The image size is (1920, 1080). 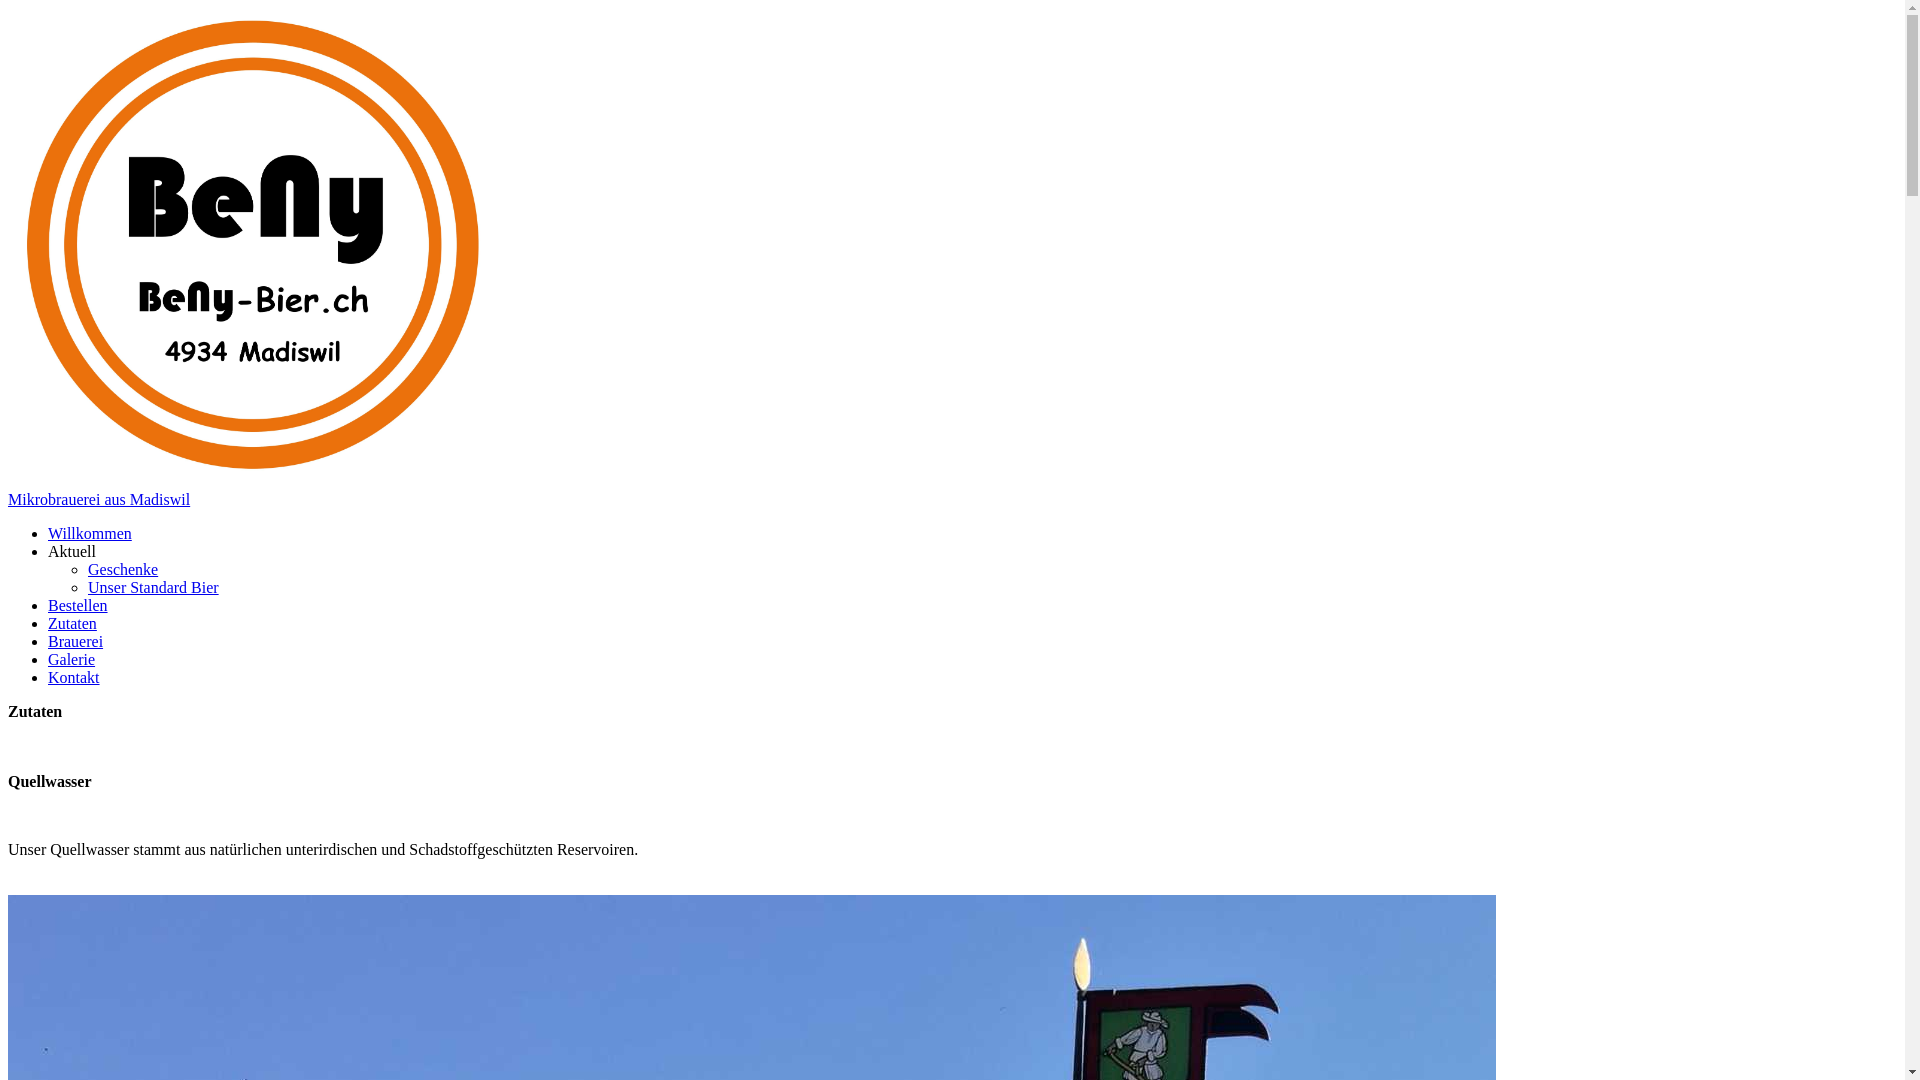 I want to click on 'Kontakt', so click(x=73, y=675).